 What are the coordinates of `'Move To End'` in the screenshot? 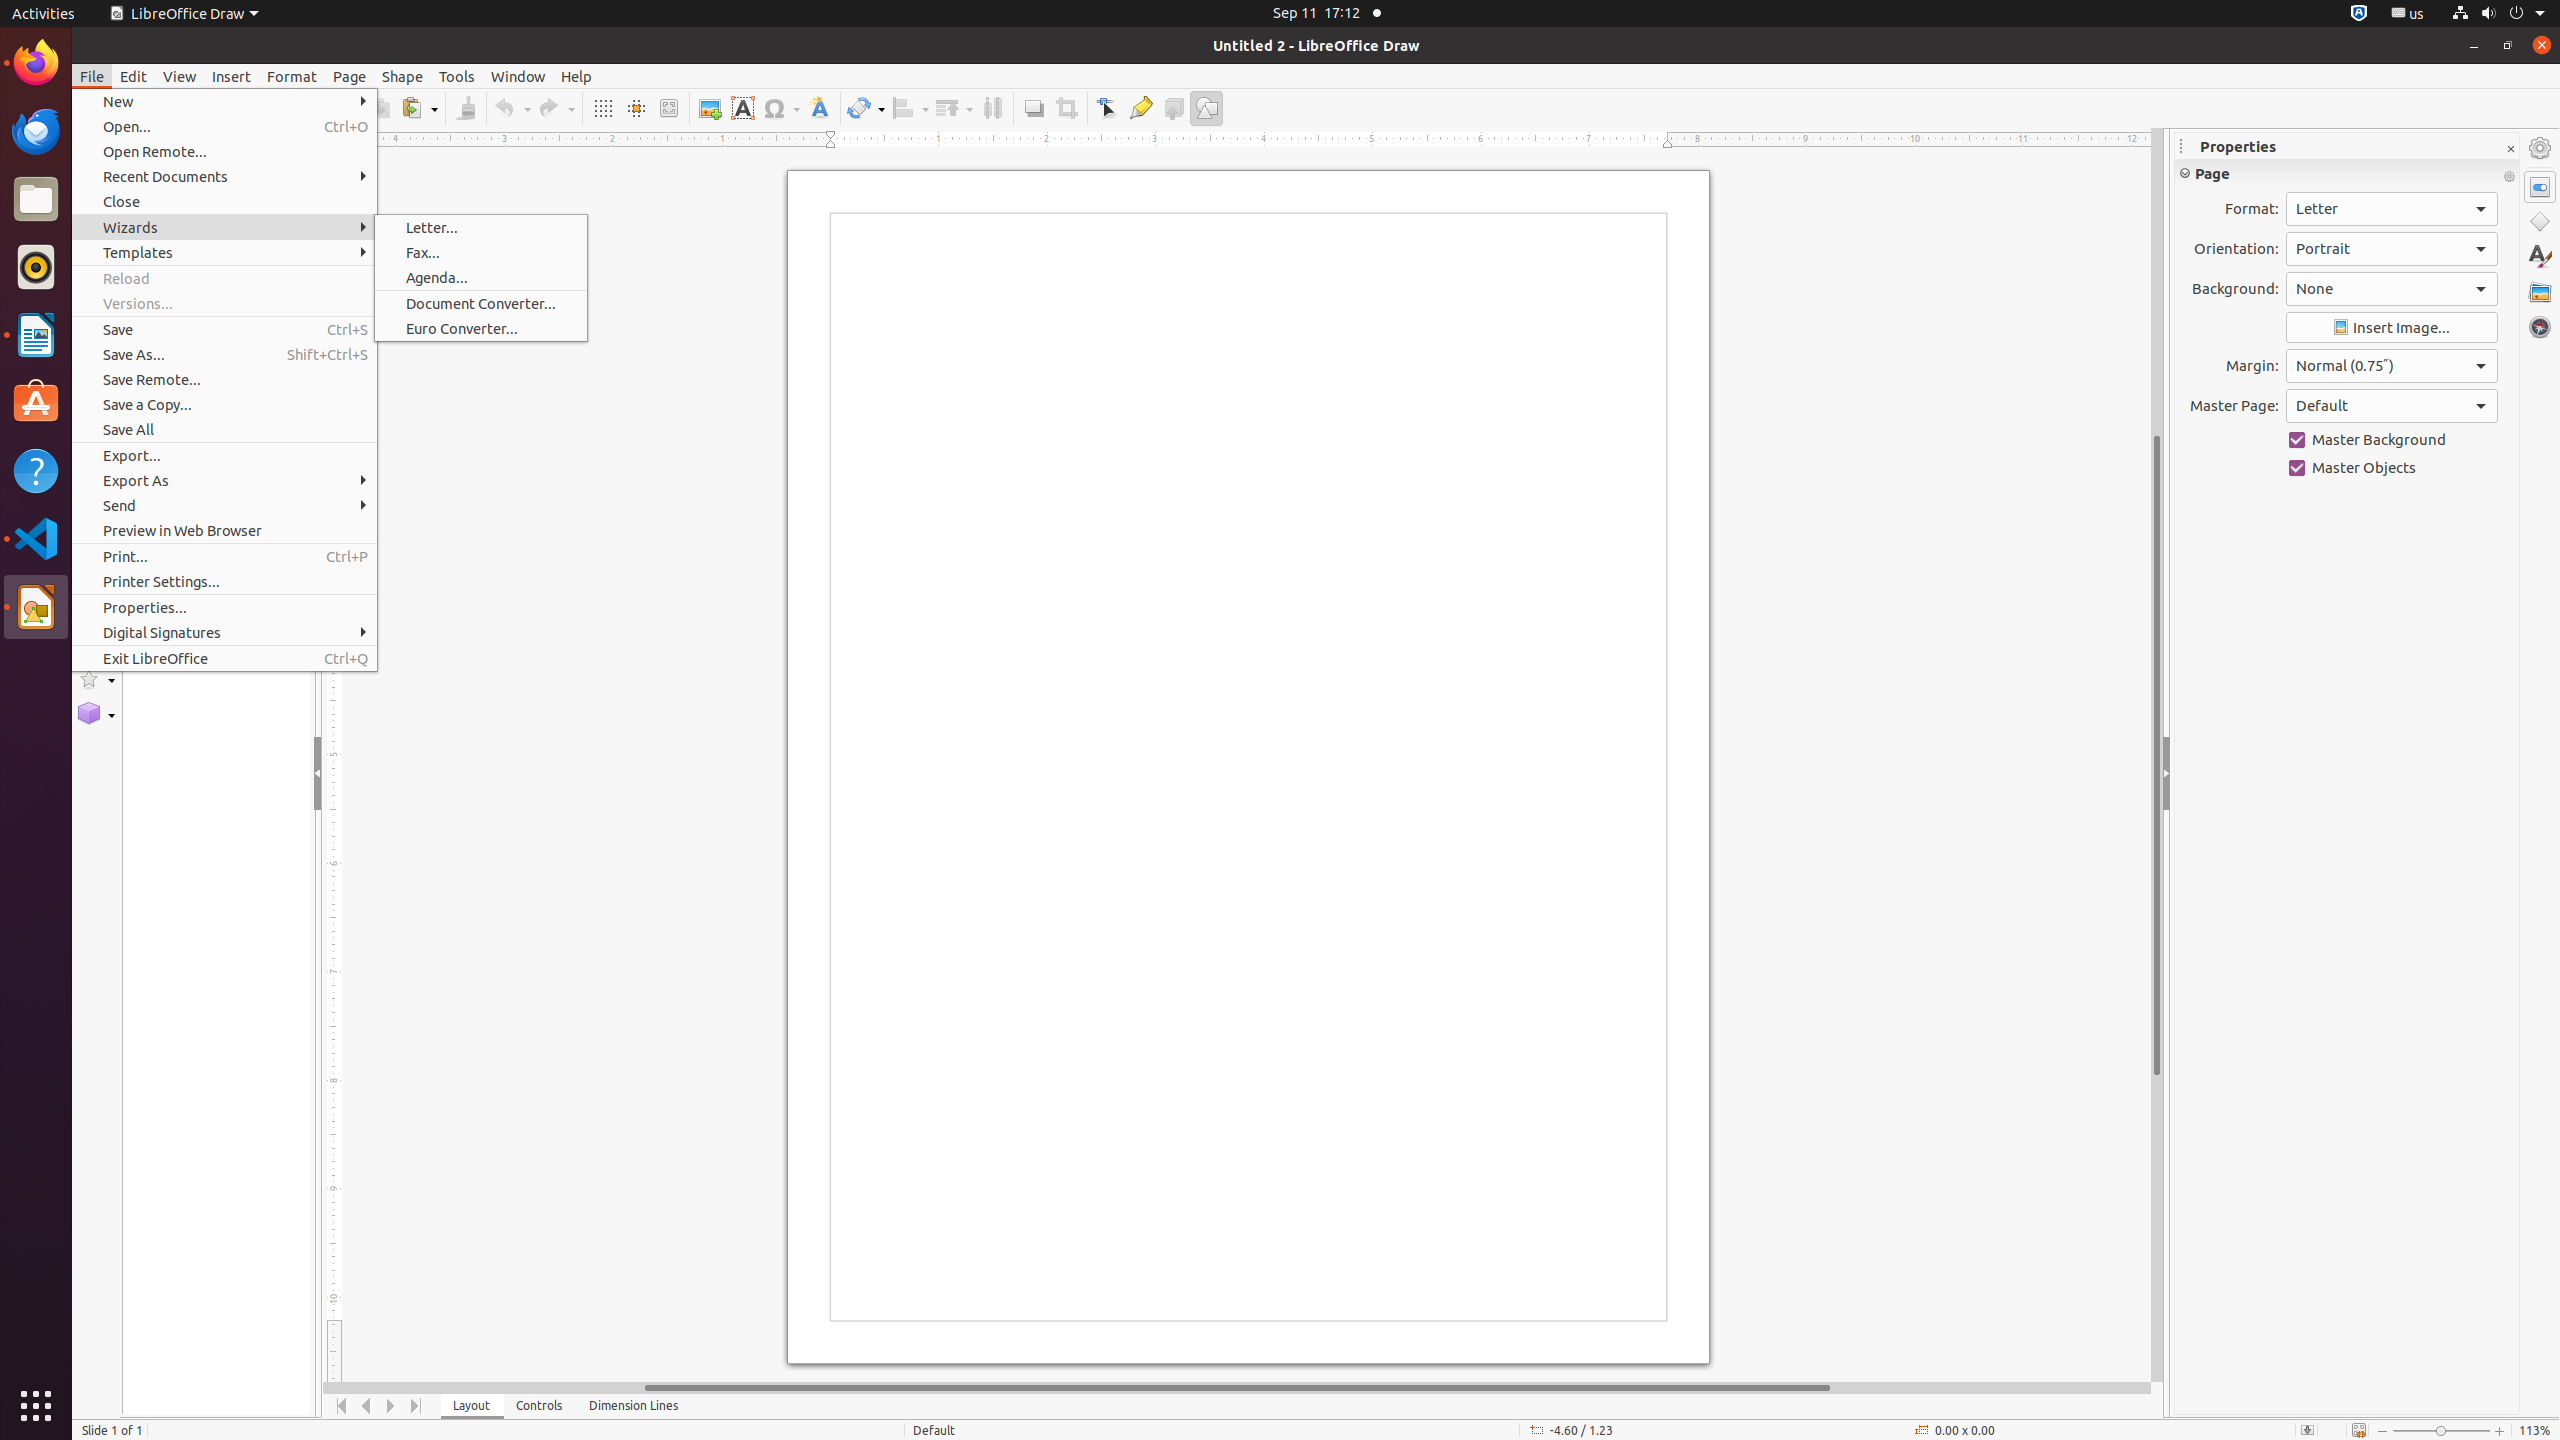 It's located at (415, 1405).